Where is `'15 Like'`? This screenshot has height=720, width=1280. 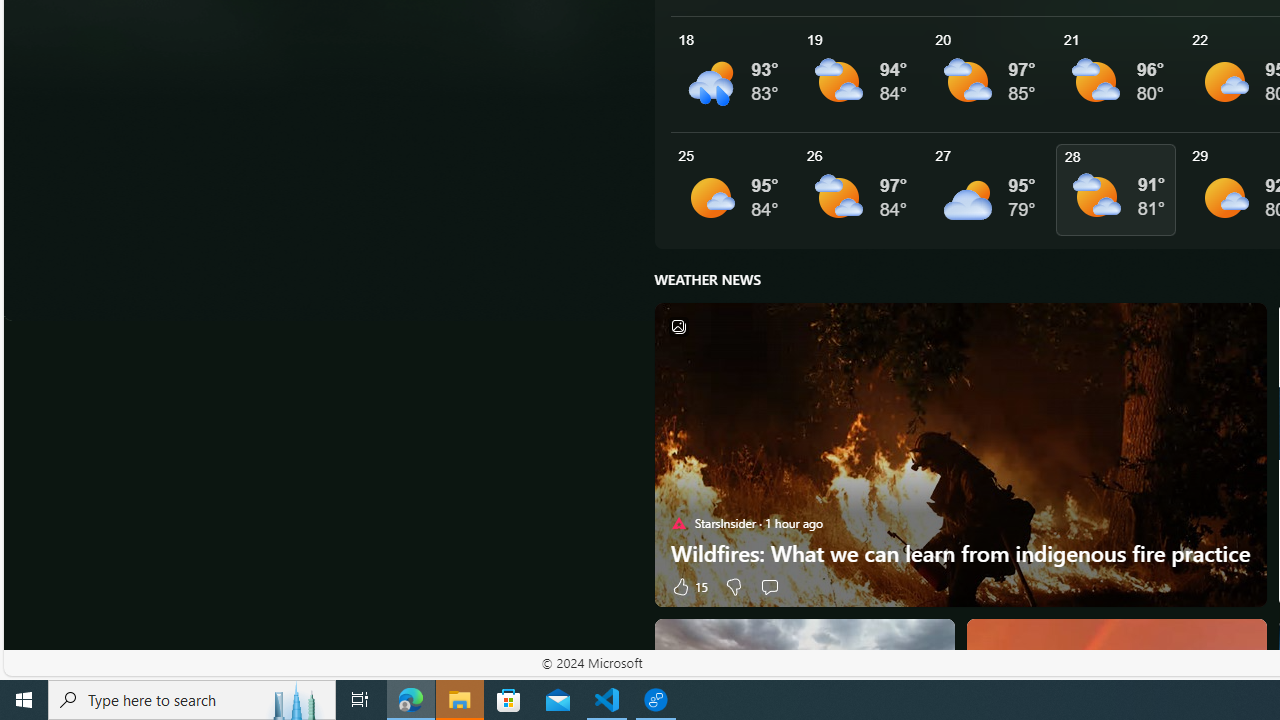 '15 Like' is located at coordinates (688, 585).